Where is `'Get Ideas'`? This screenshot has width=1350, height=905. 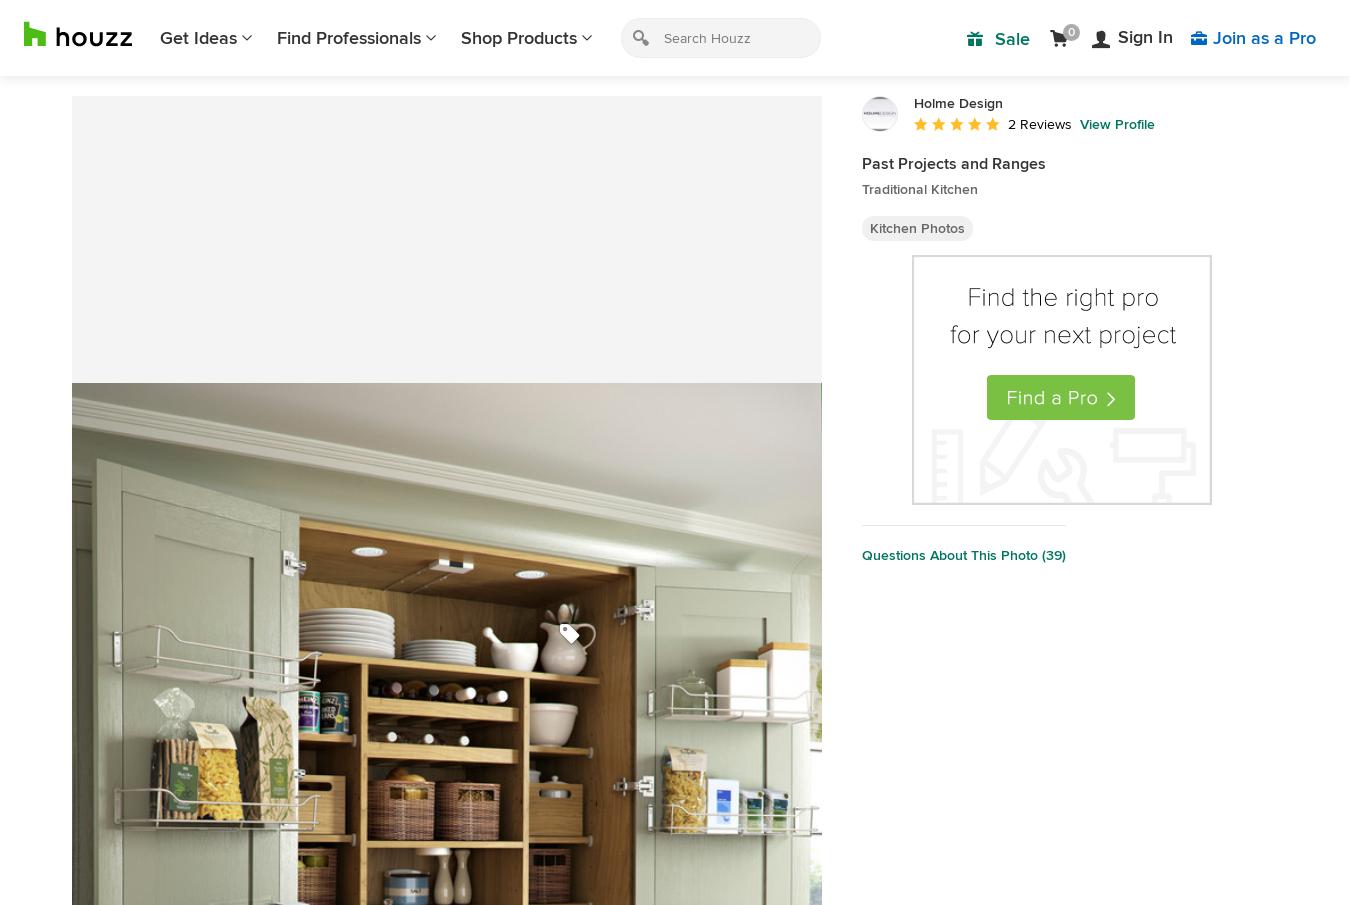
'Get Ideas' is located at coordinates (198, 37).